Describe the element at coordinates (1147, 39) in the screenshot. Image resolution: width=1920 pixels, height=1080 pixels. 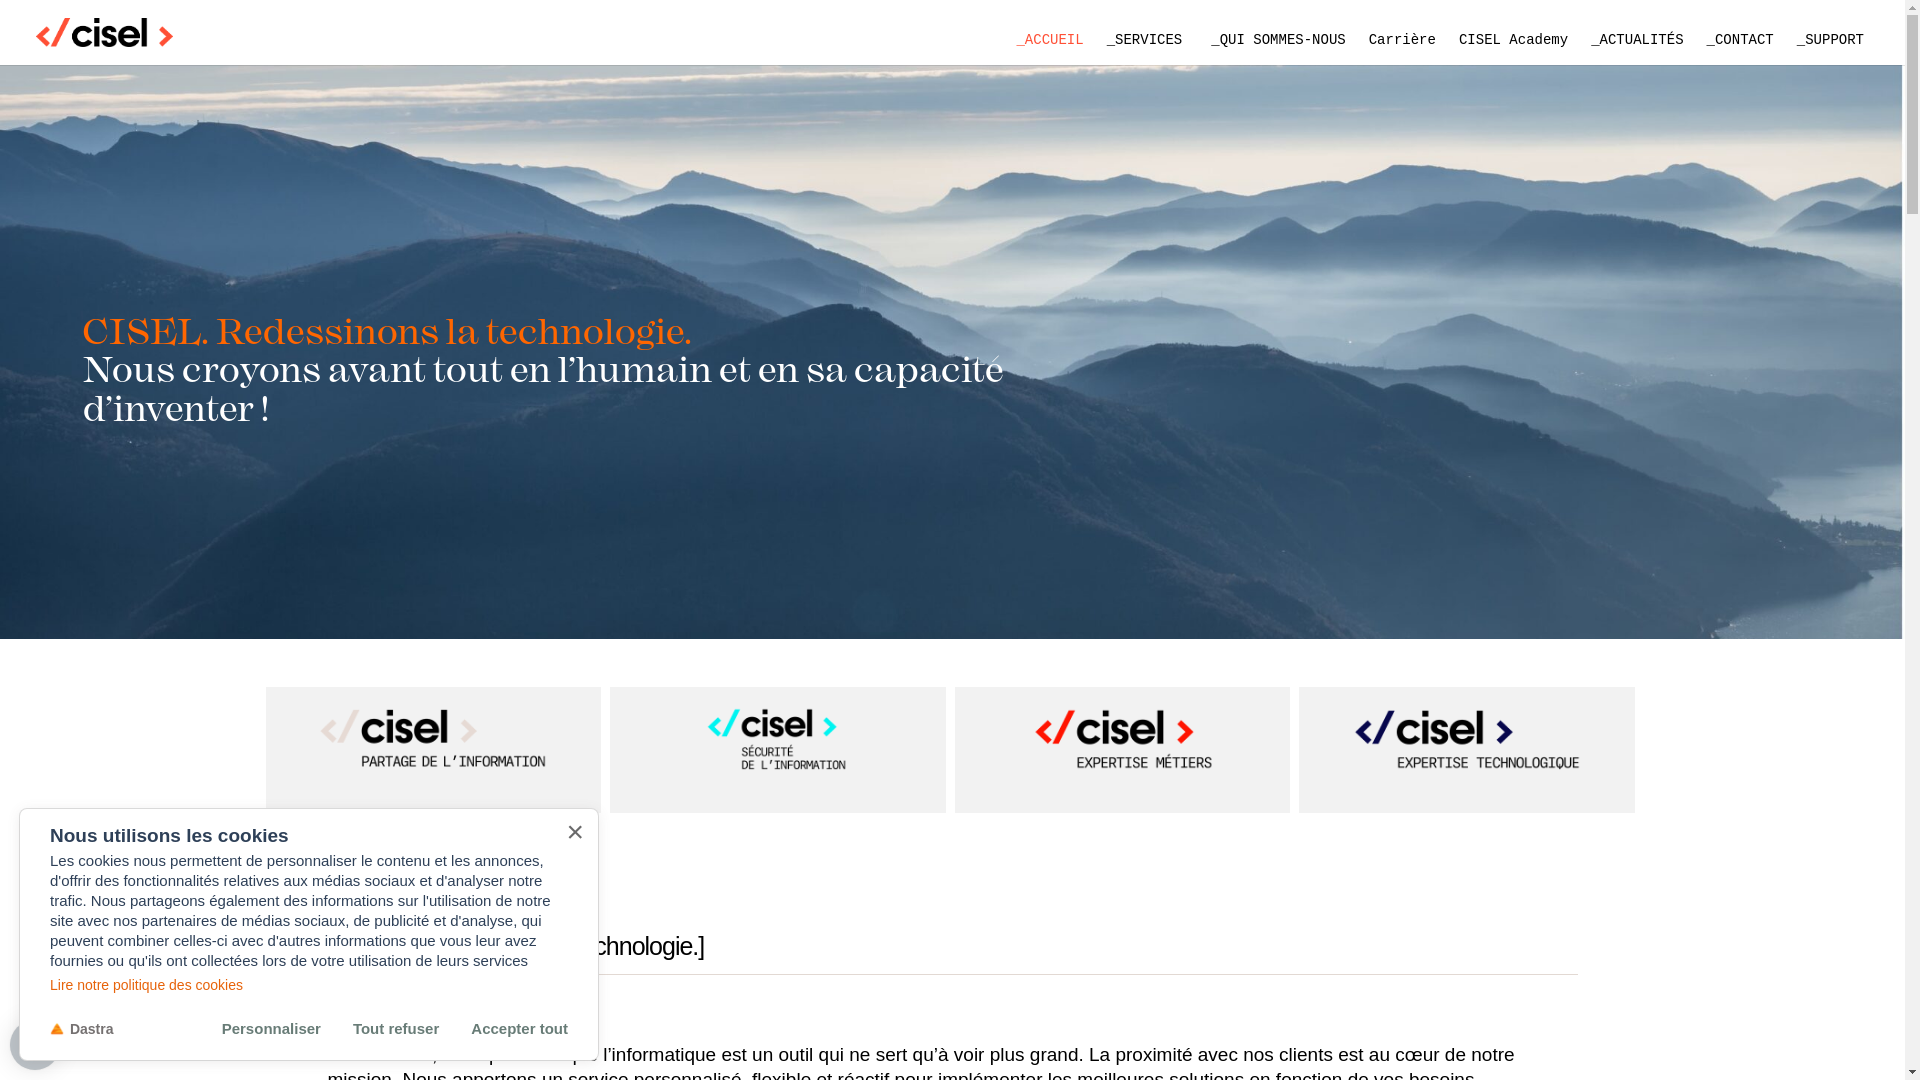
I see `'_SERVICES'` at that location.